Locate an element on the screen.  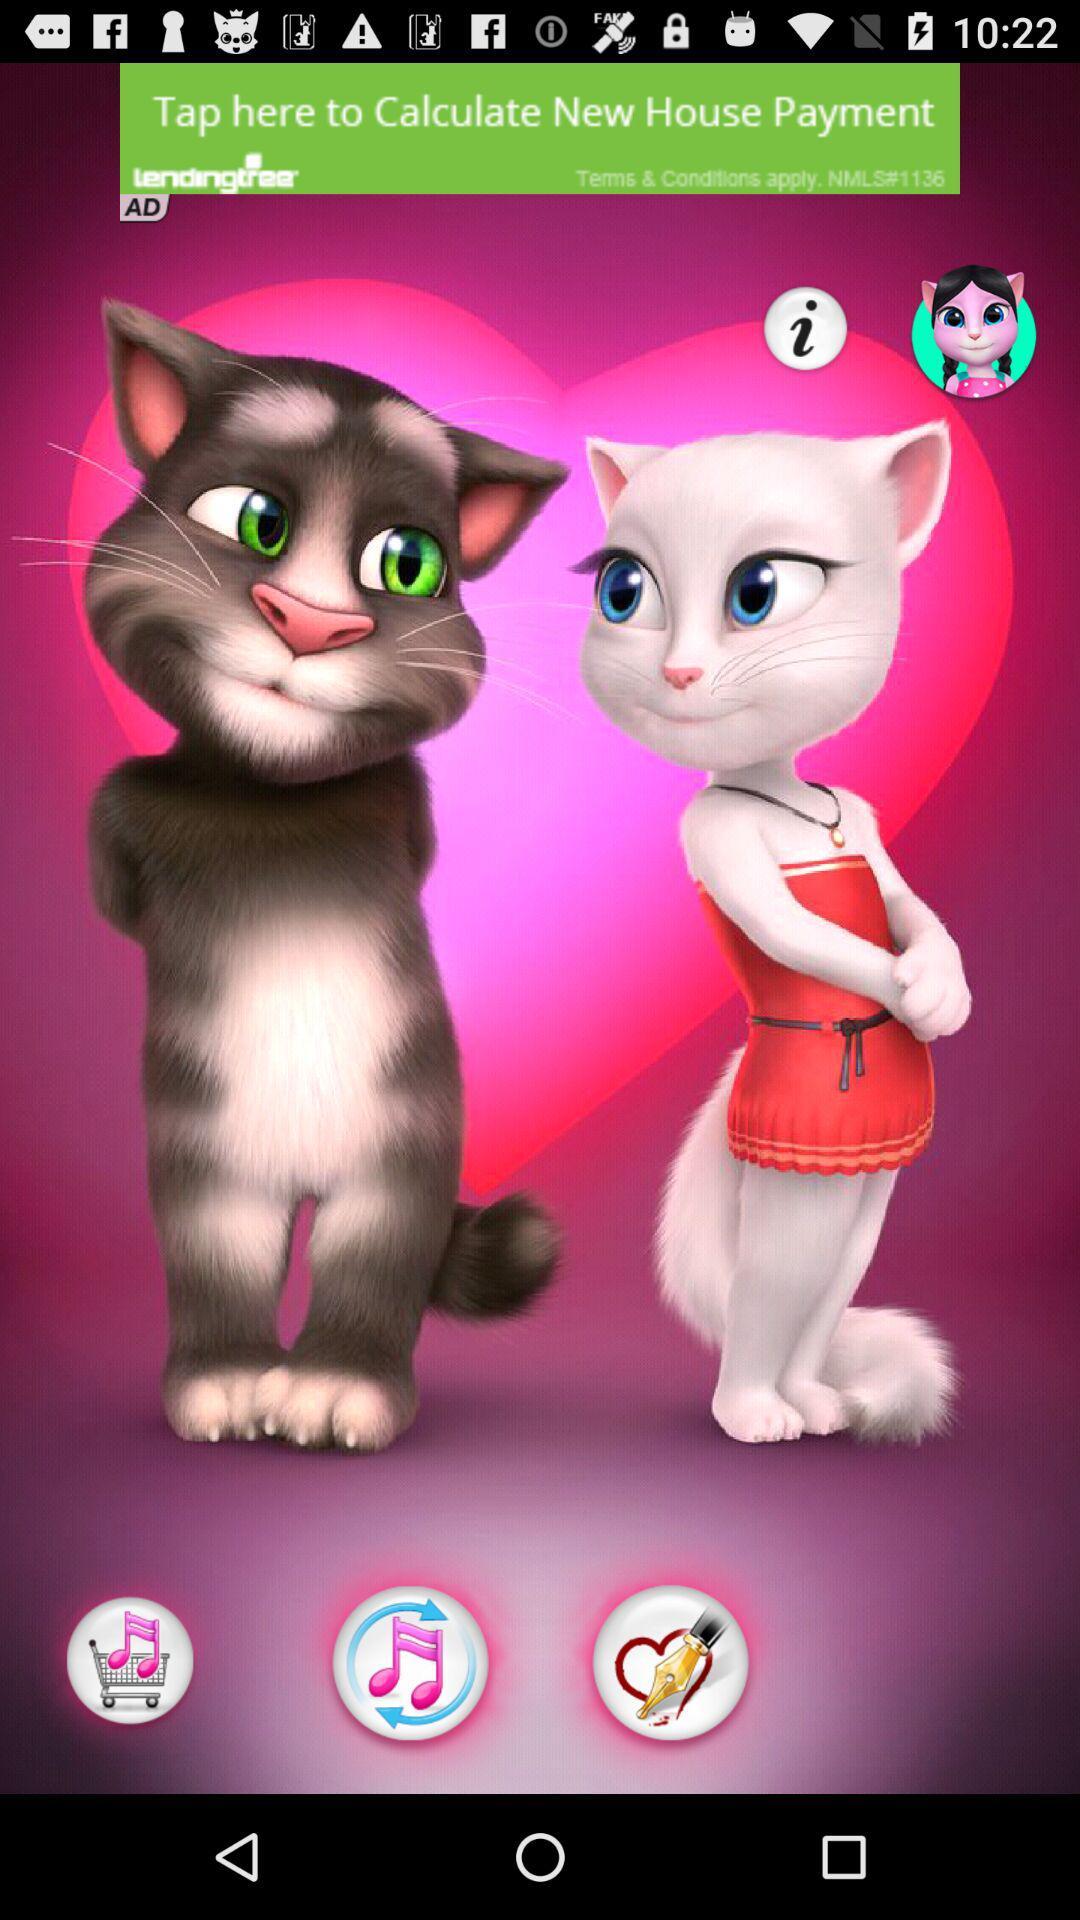
visit lending tree website is located at coordinates (540, 127).